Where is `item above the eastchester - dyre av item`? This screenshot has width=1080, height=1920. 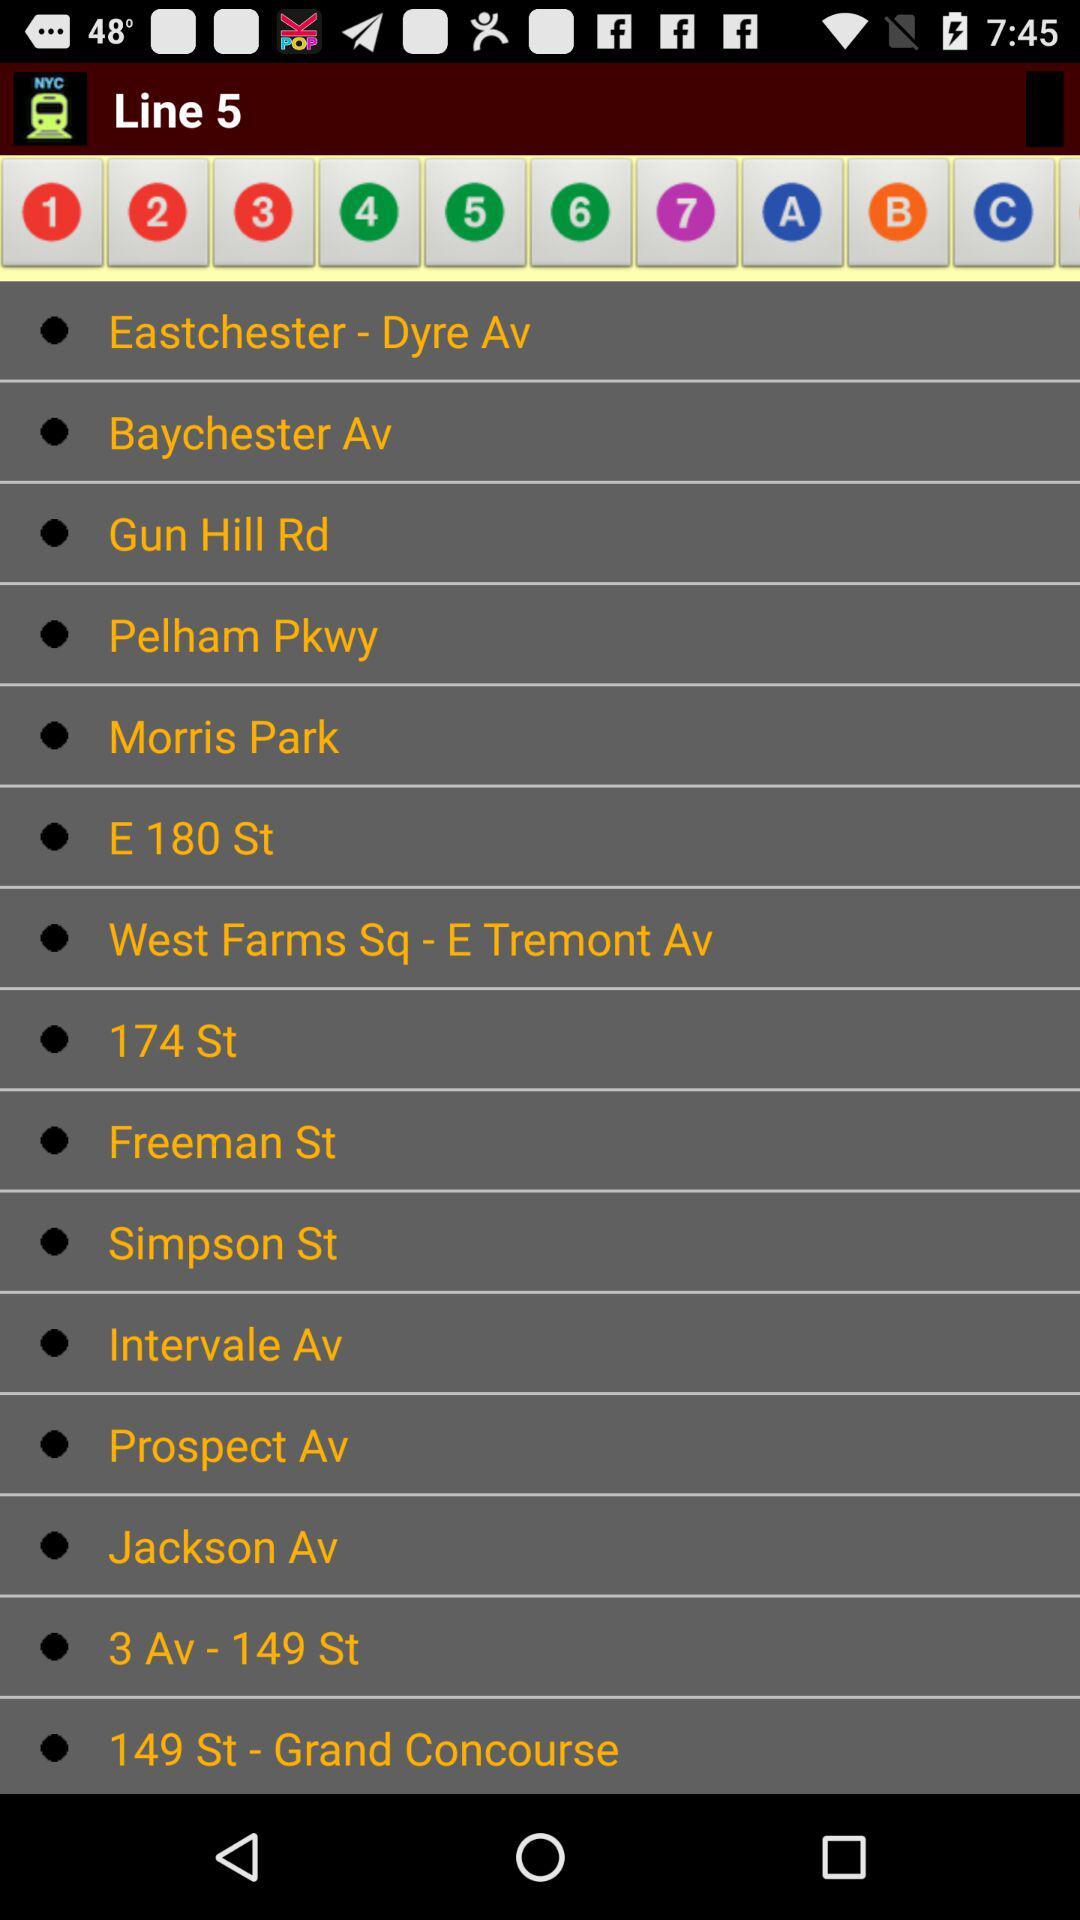 item above the eastchester - dyre av item is located at coordinates (157, 218).